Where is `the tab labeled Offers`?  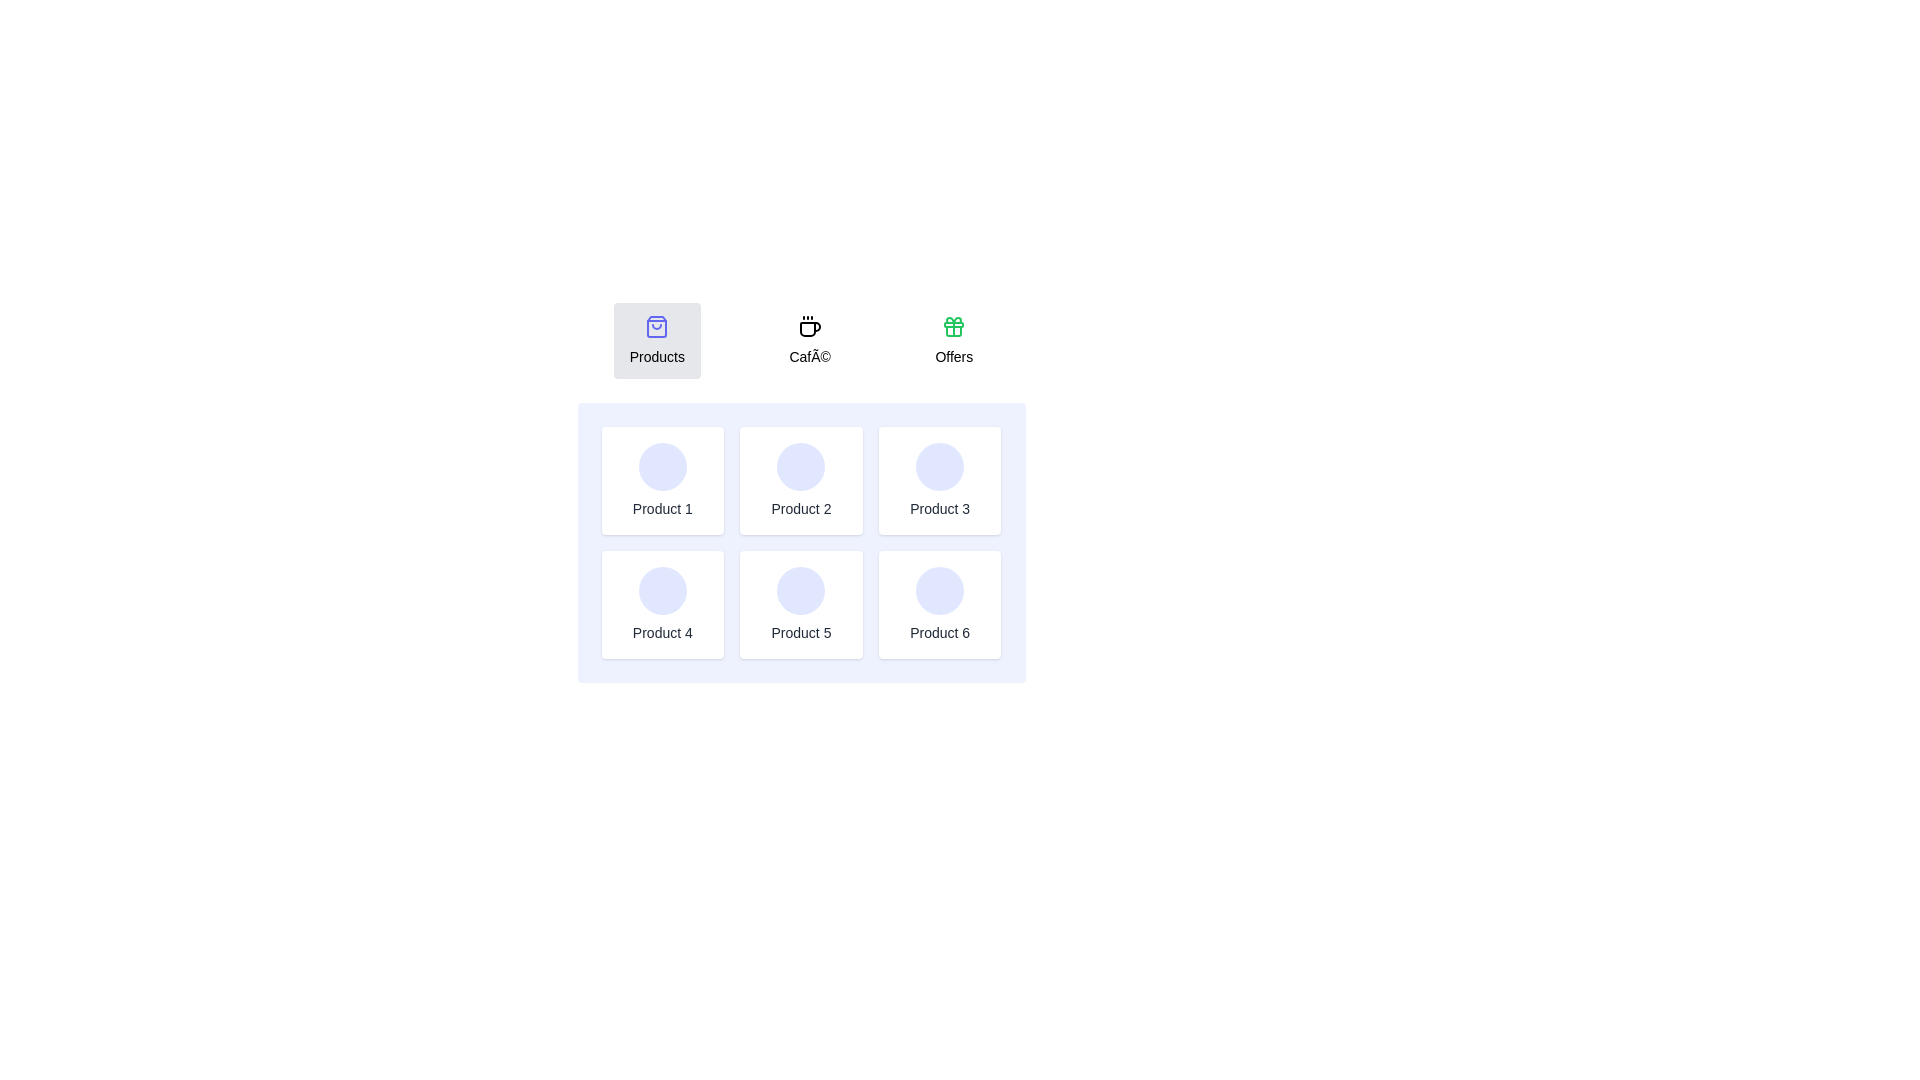 the tab labeled Offers is located at coordinates (953, 339).